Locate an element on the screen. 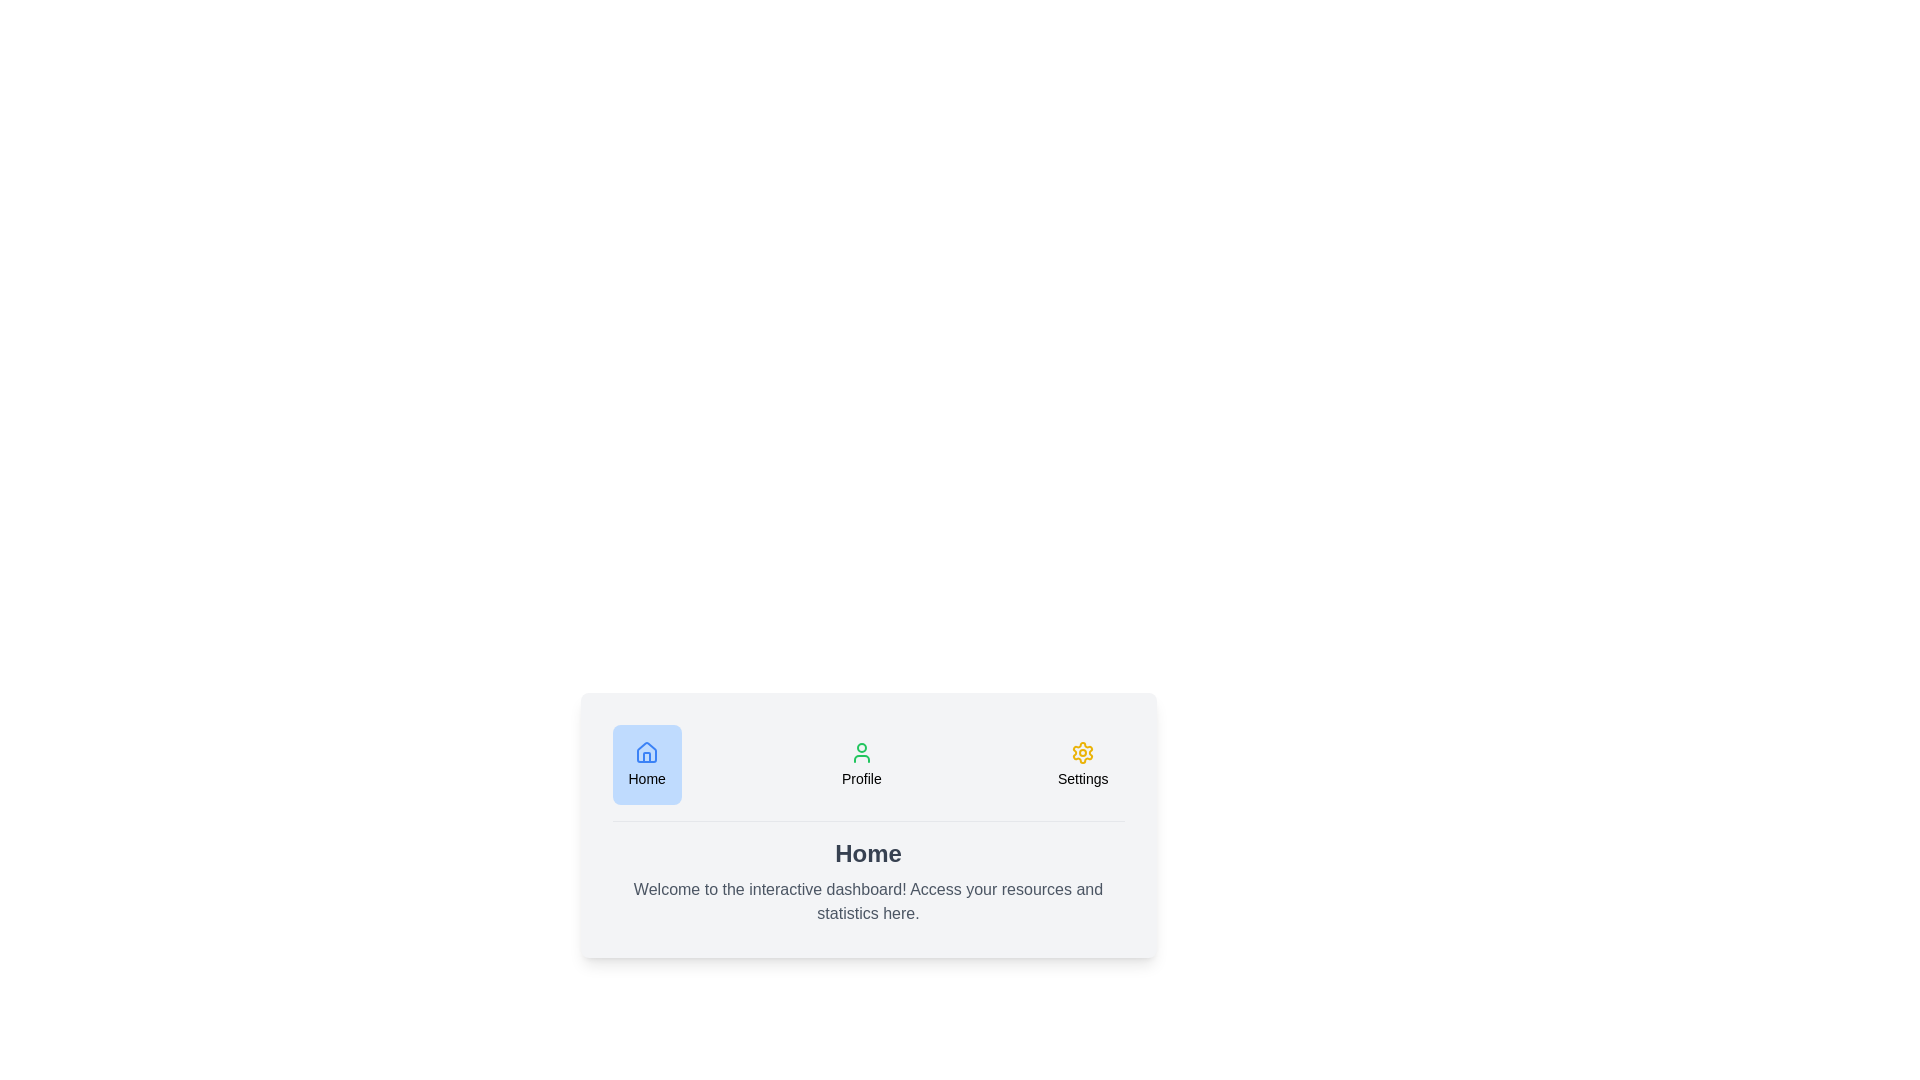  the tab button labeled 'Settings' to switch to the corresponding tab is located at coordinates (1082, 764).